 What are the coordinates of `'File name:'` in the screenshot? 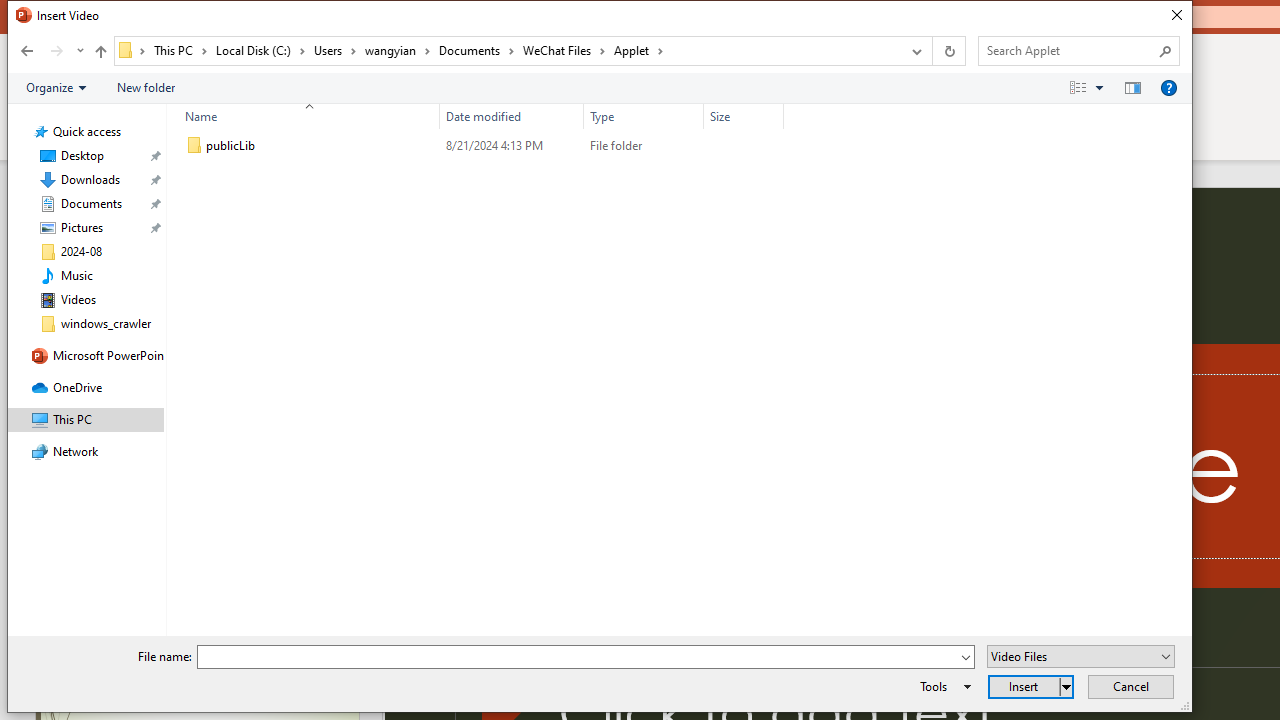 It's located at (585, 657).